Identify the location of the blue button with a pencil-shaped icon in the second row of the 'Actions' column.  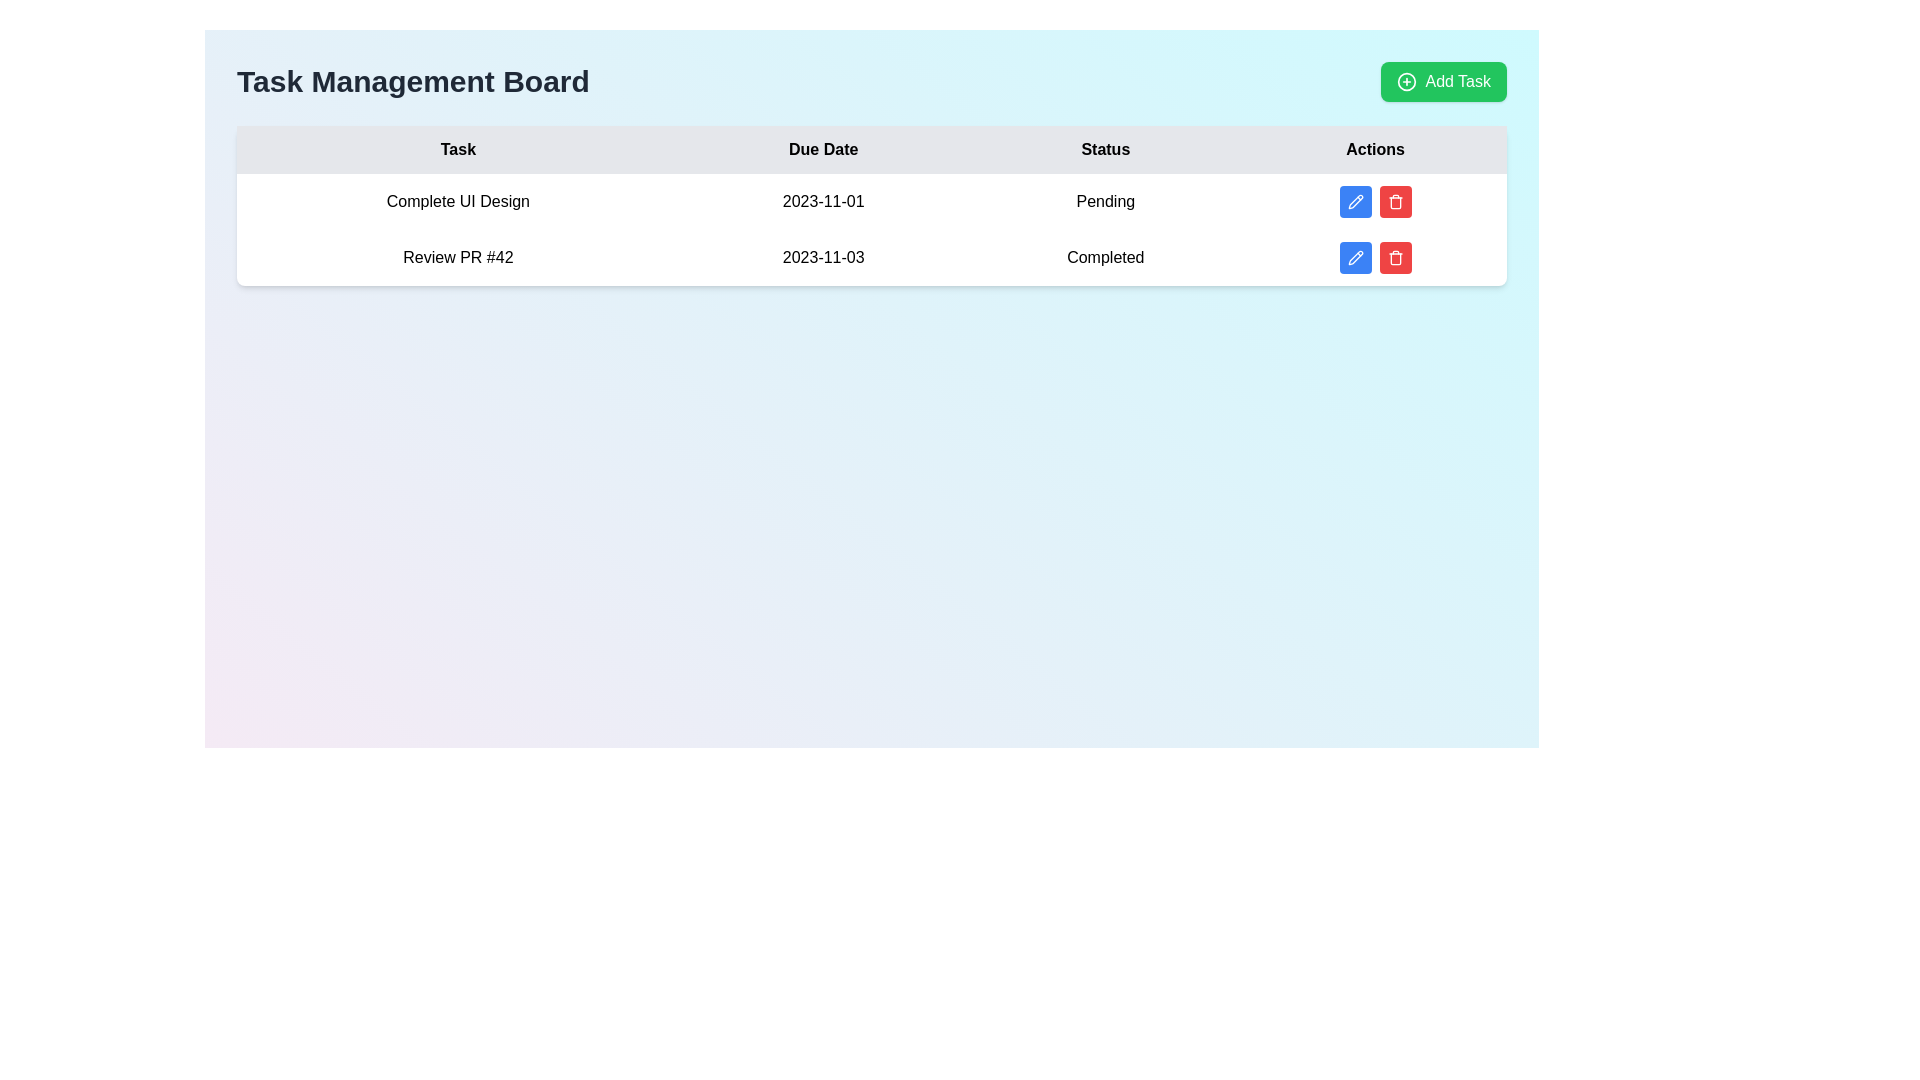
(1355, 257).